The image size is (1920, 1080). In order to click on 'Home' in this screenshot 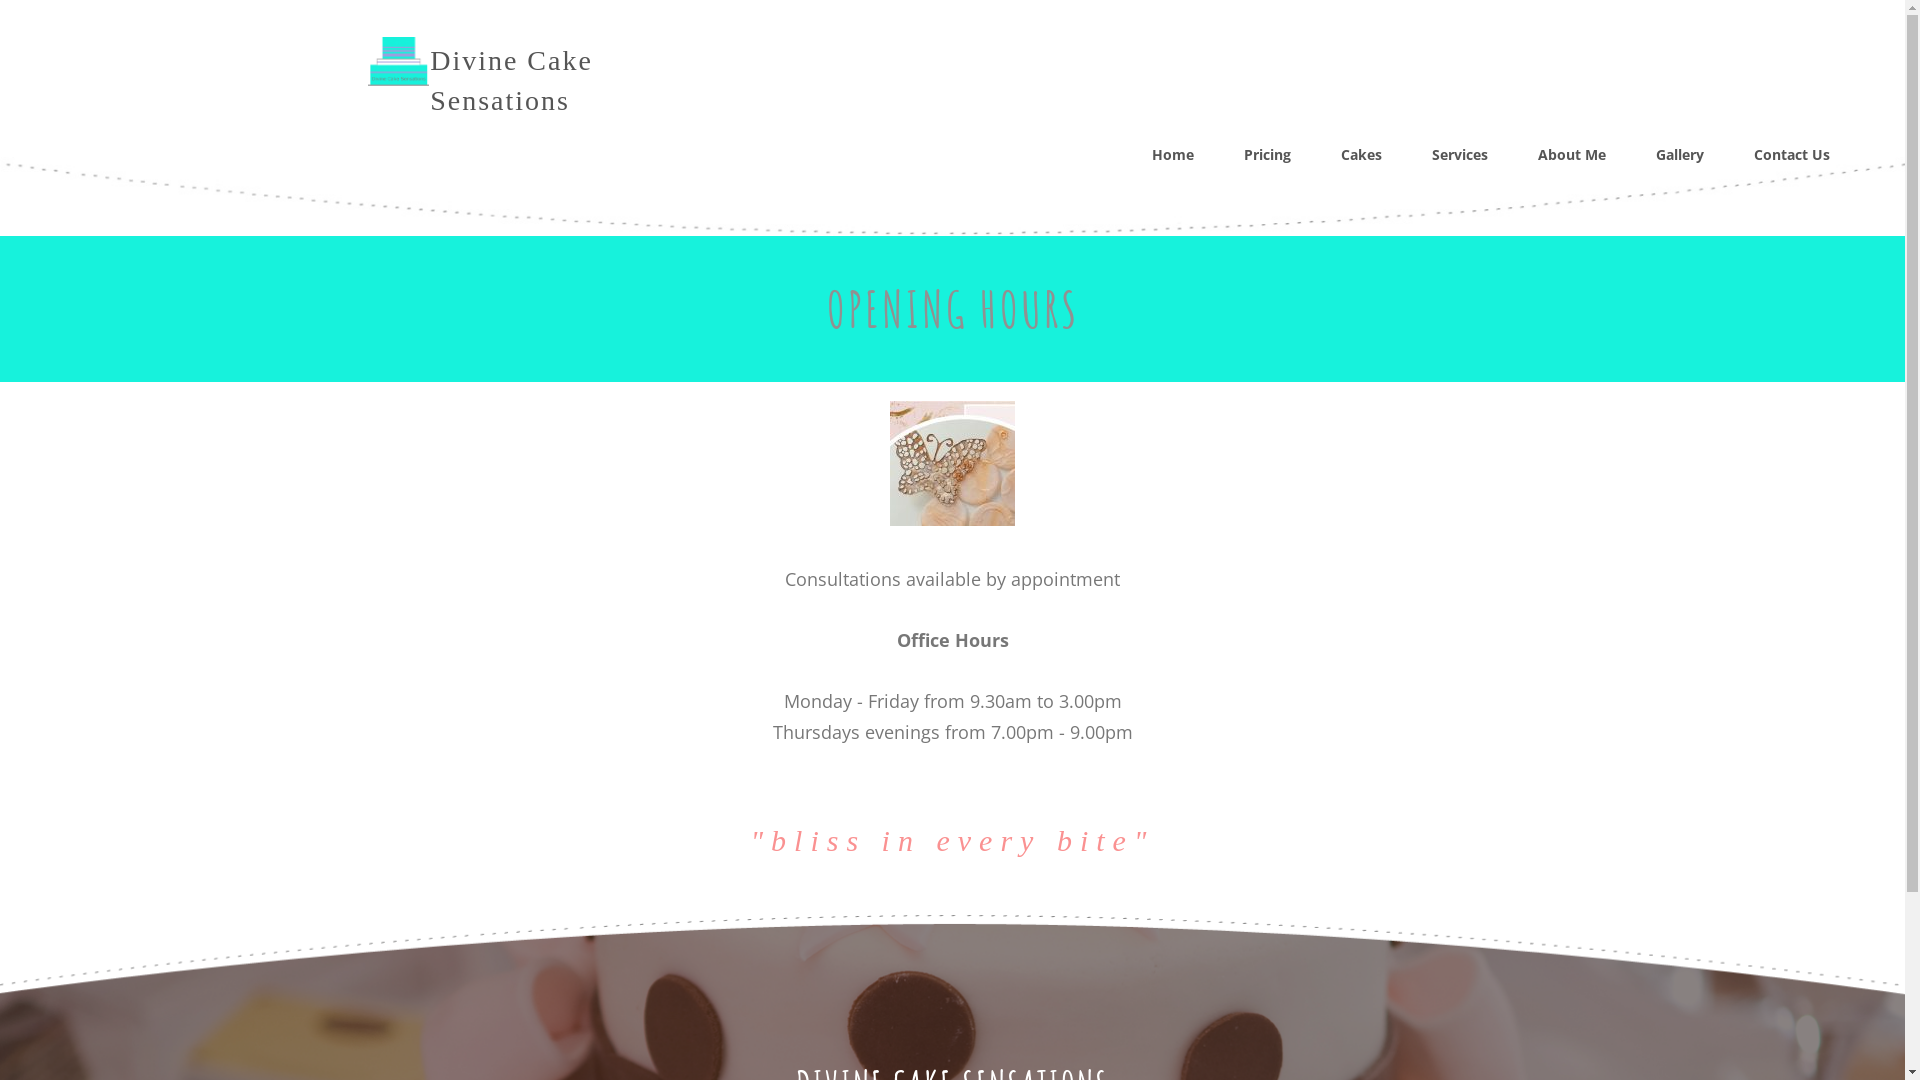, I will do `click(1172, 153)`.